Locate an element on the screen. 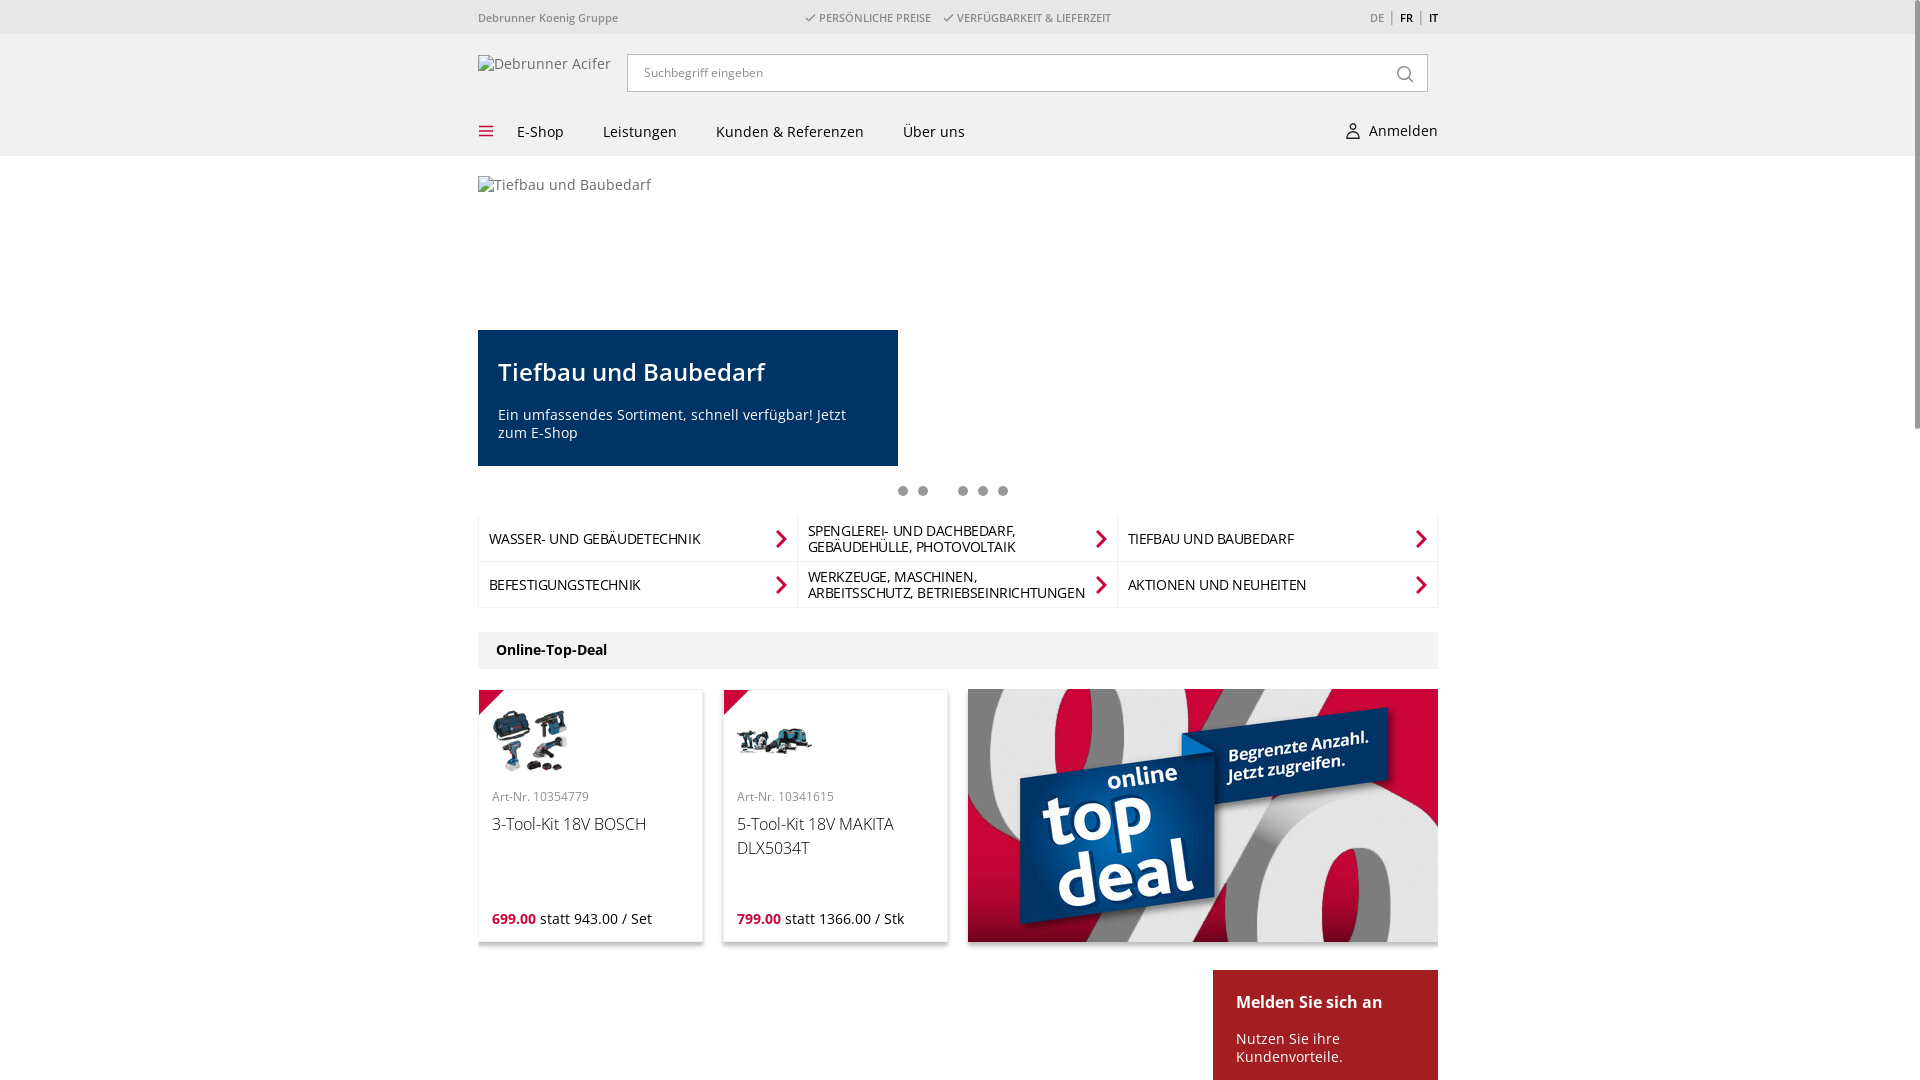  'Search' is located at coordinates (1381, 72).